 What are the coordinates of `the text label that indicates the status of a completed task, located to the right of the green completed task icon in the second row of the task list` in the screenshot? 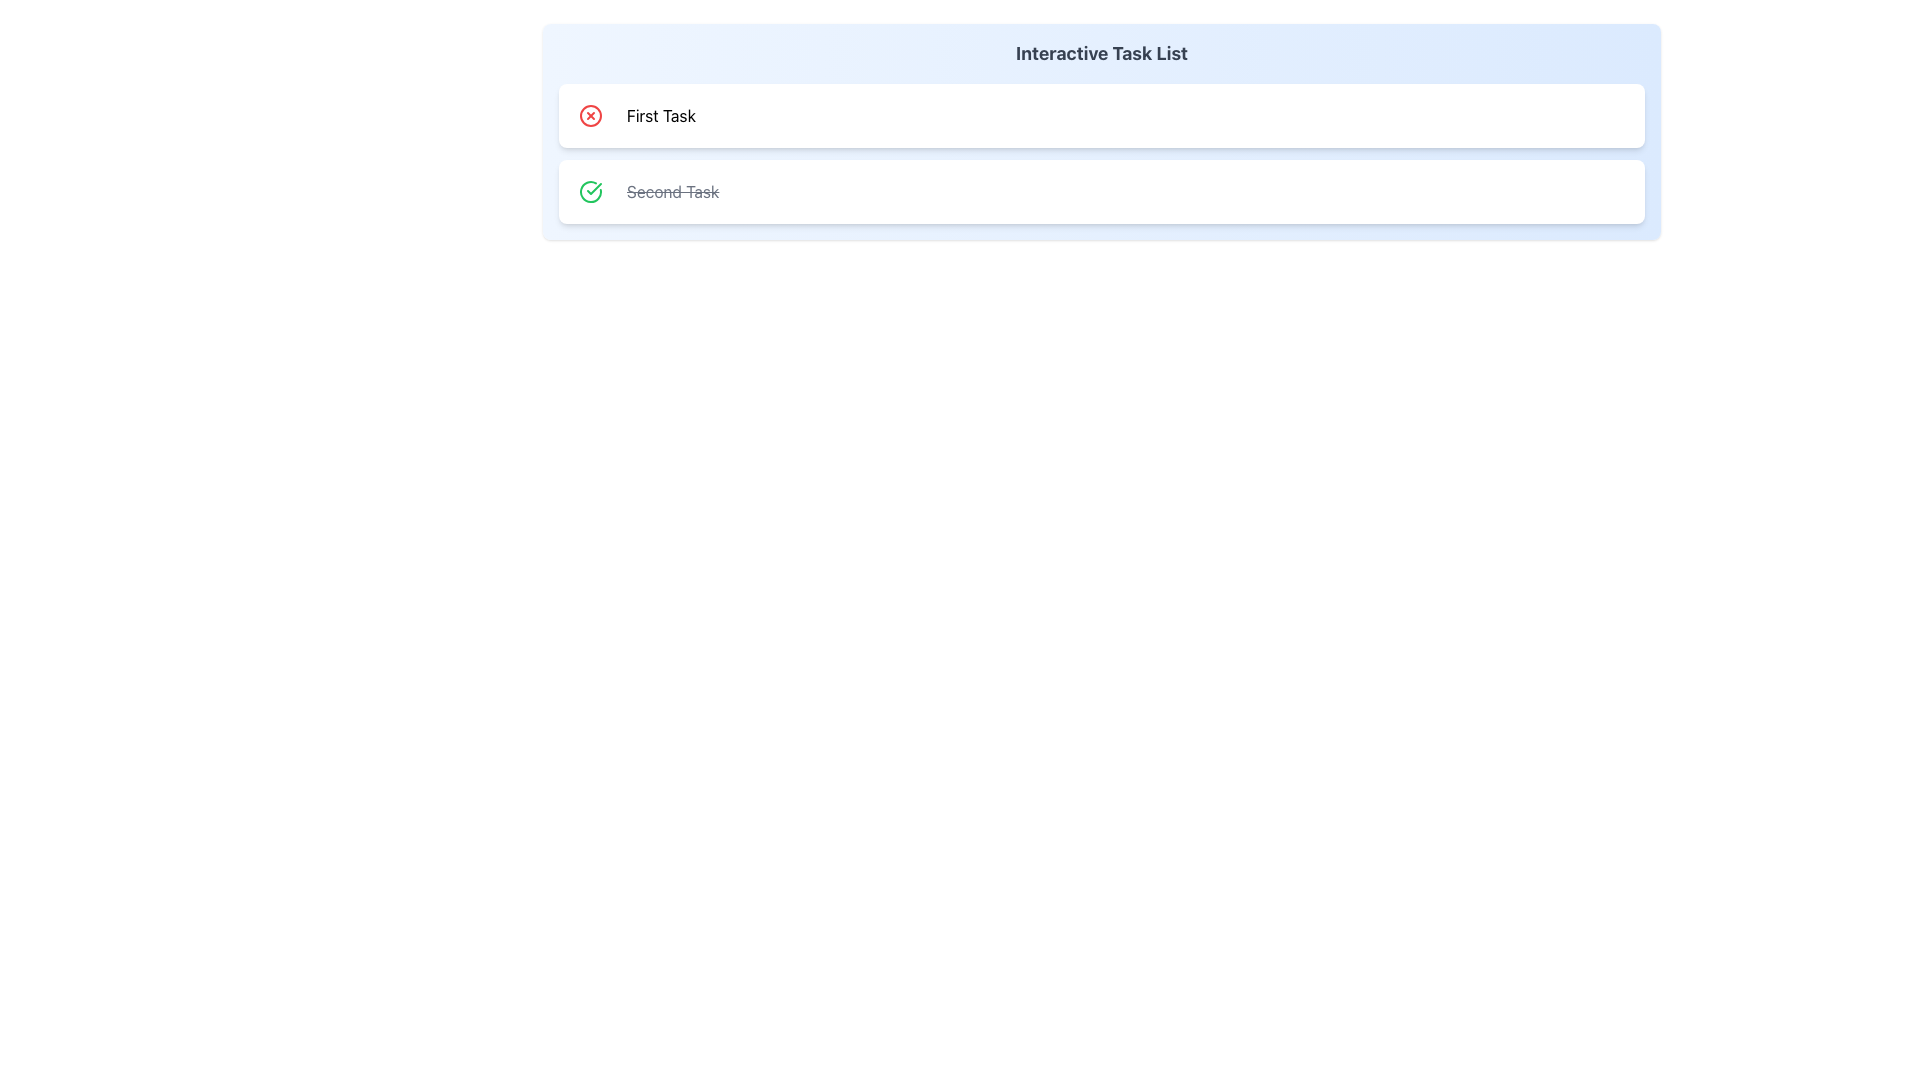 It's located at (673, 192).